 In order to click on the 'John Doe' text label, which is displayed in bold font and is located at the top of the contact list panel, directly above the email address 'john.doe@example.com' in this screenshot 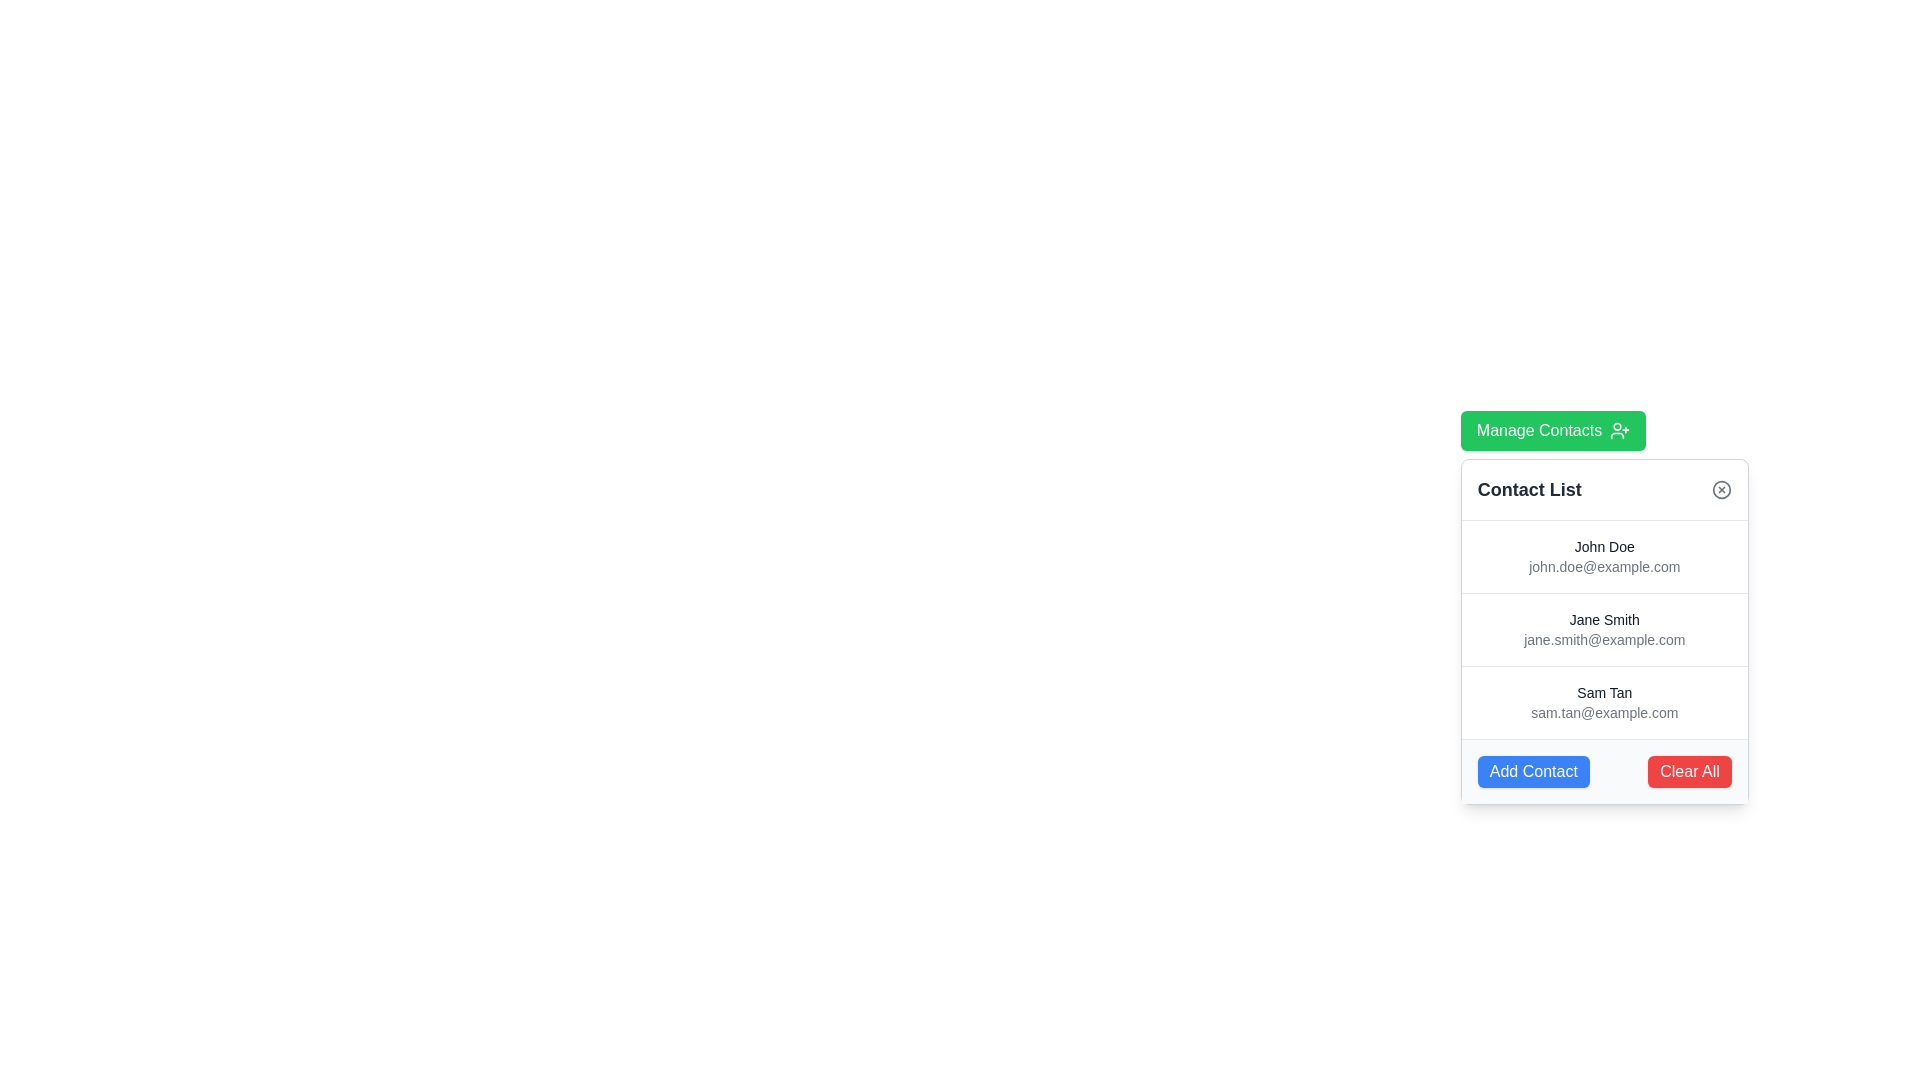, I will do `click(1604, 547)`.